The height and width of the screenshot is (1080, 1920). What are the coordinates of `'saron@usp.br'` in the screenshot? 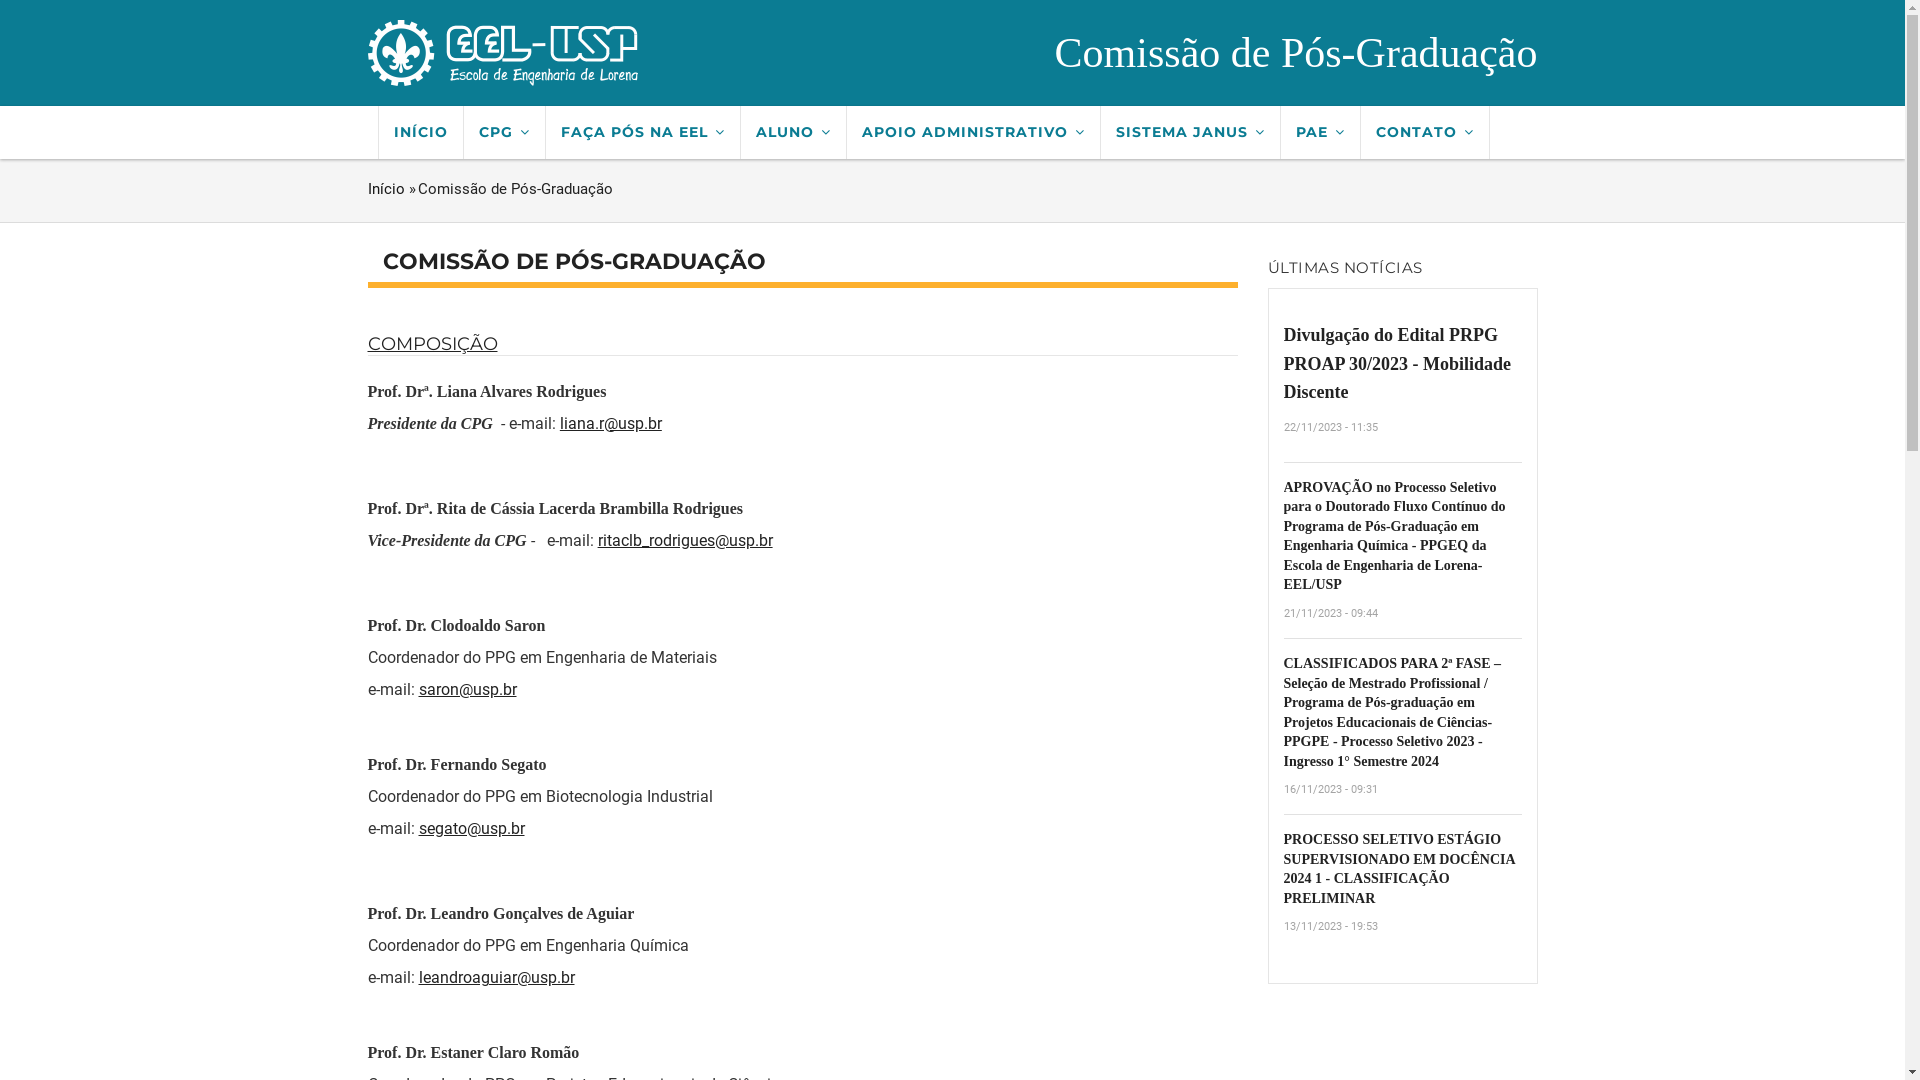 It's located at (465, 688).